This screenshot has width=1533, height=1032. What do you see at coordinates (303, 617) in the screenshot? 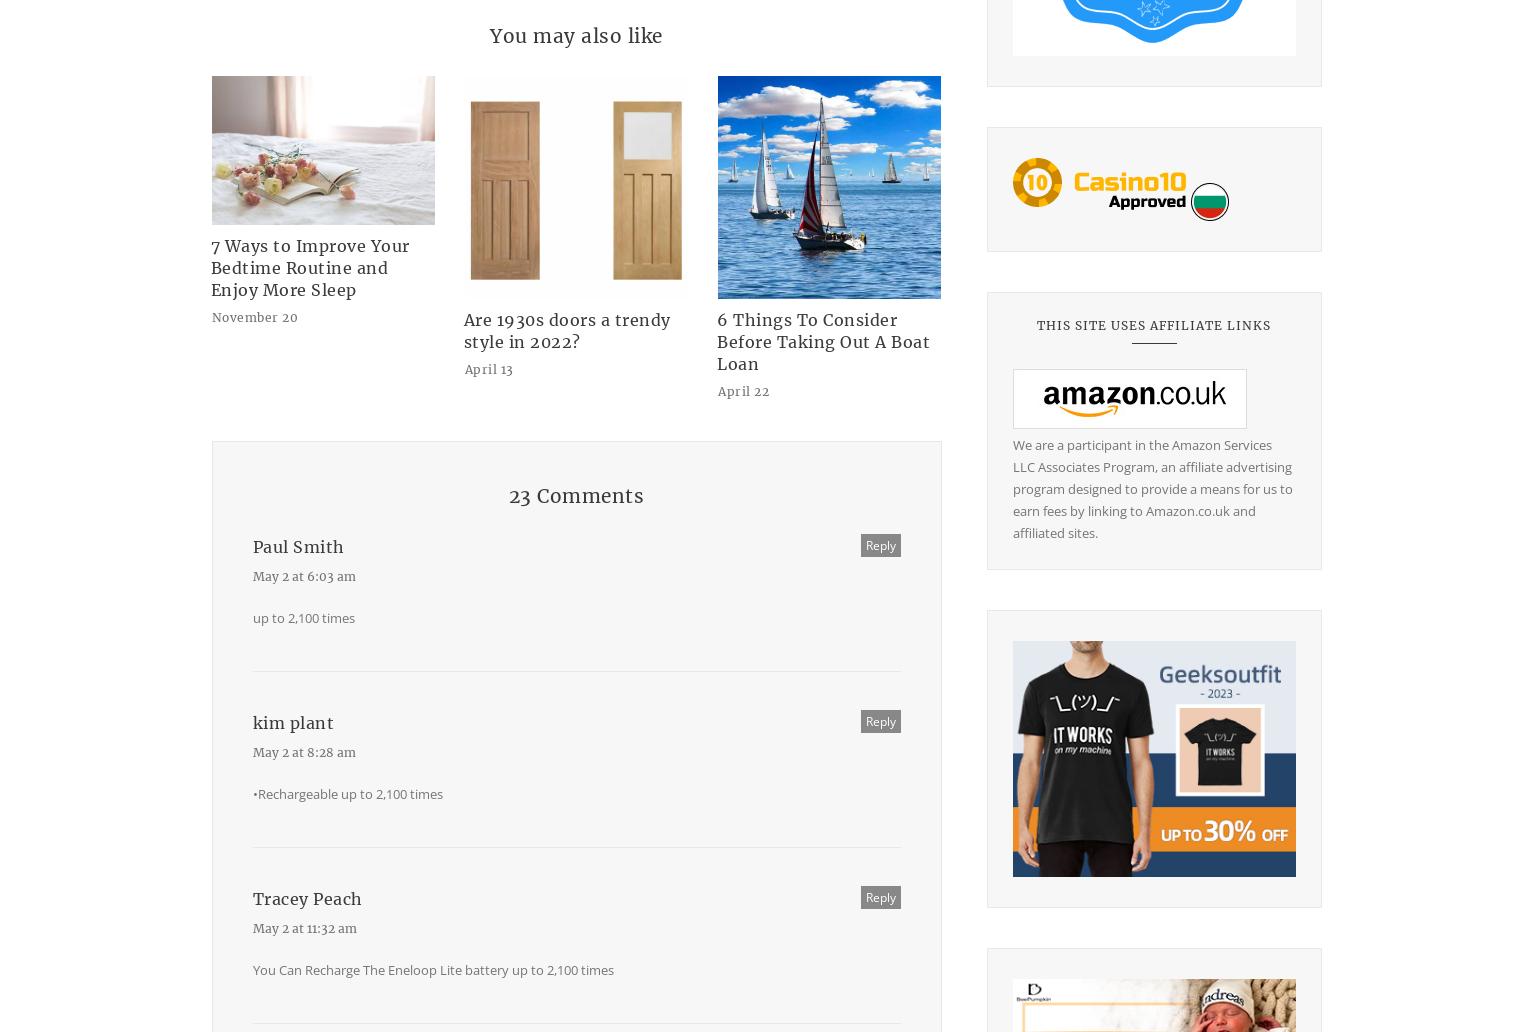
I see `'up to 2,100 times'` at bounding box center [303, 617].